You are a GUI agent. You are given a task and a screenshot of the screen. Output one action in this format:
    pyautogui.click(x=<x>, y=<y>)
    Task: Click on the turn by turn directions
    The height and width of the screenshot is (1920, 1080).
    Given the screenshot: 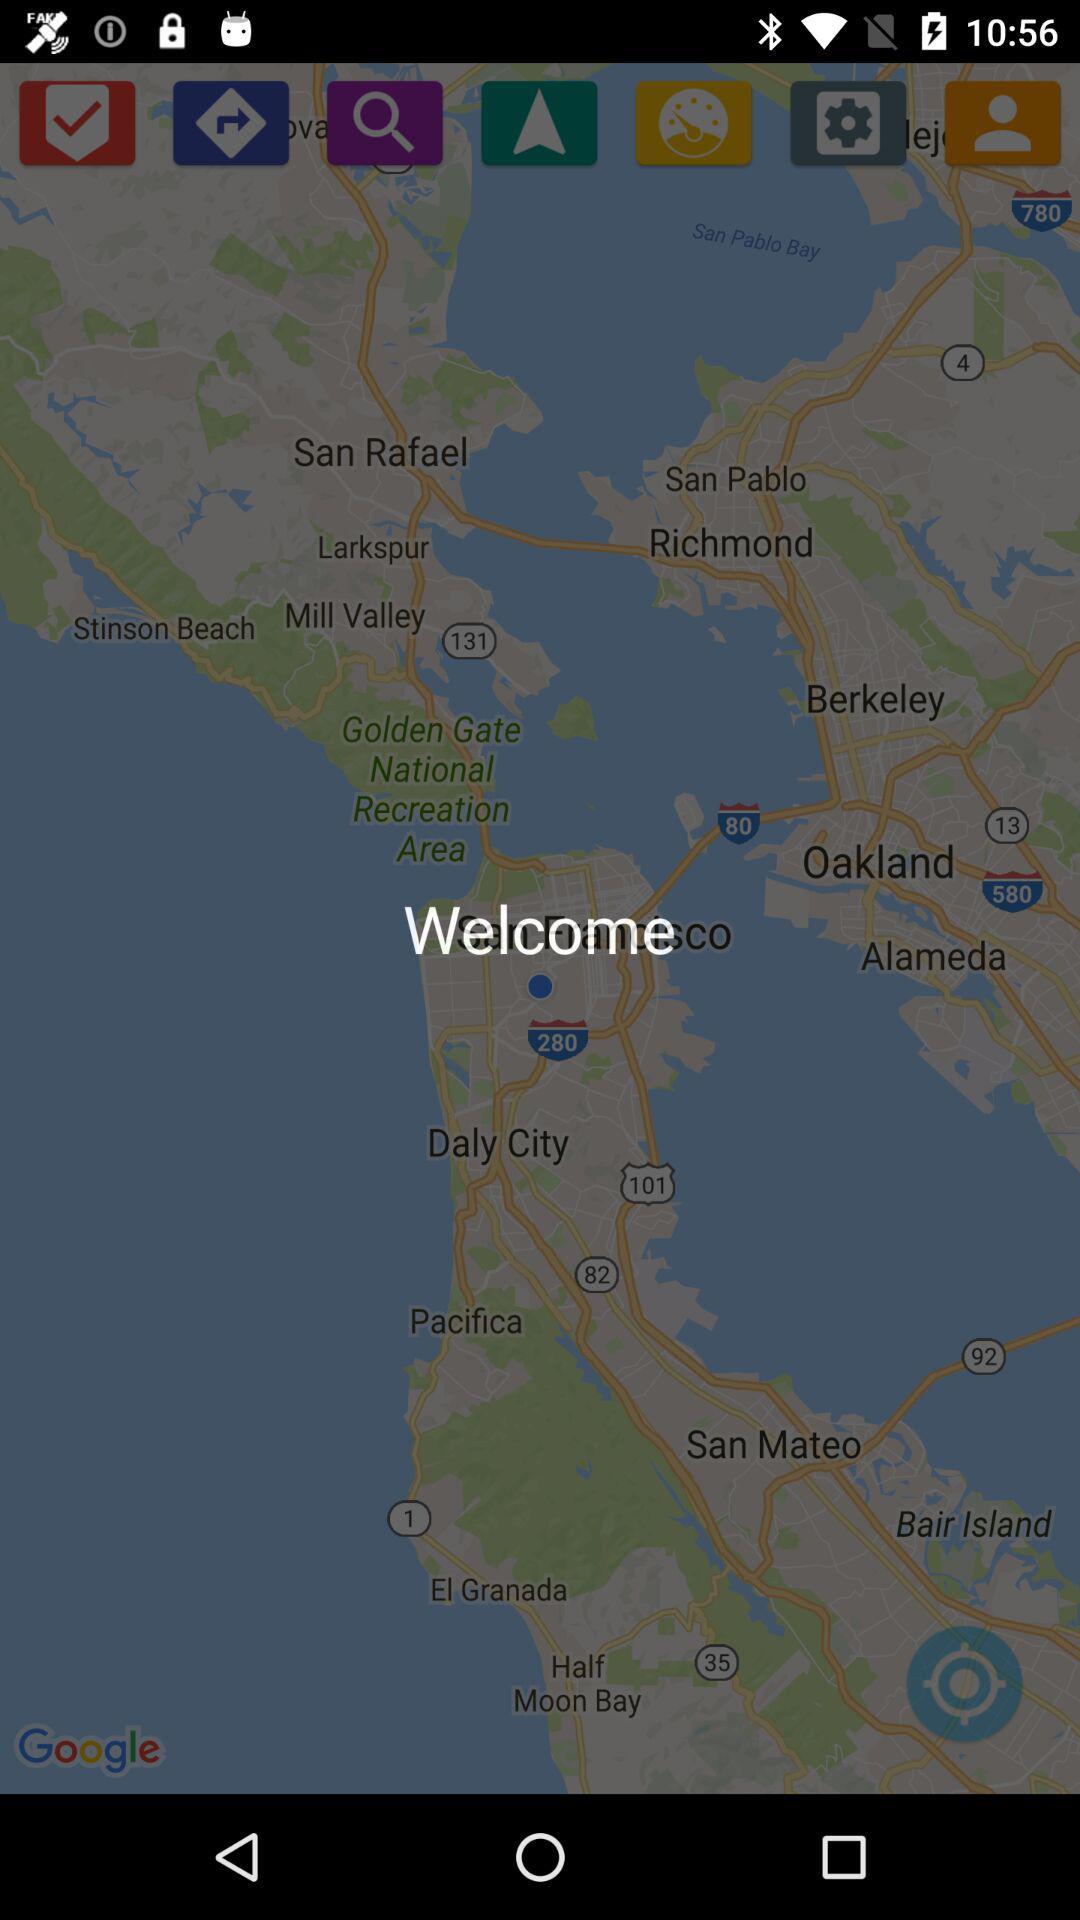 What is the action you would take?
    pyautogui.click(x=229, y=121)
    